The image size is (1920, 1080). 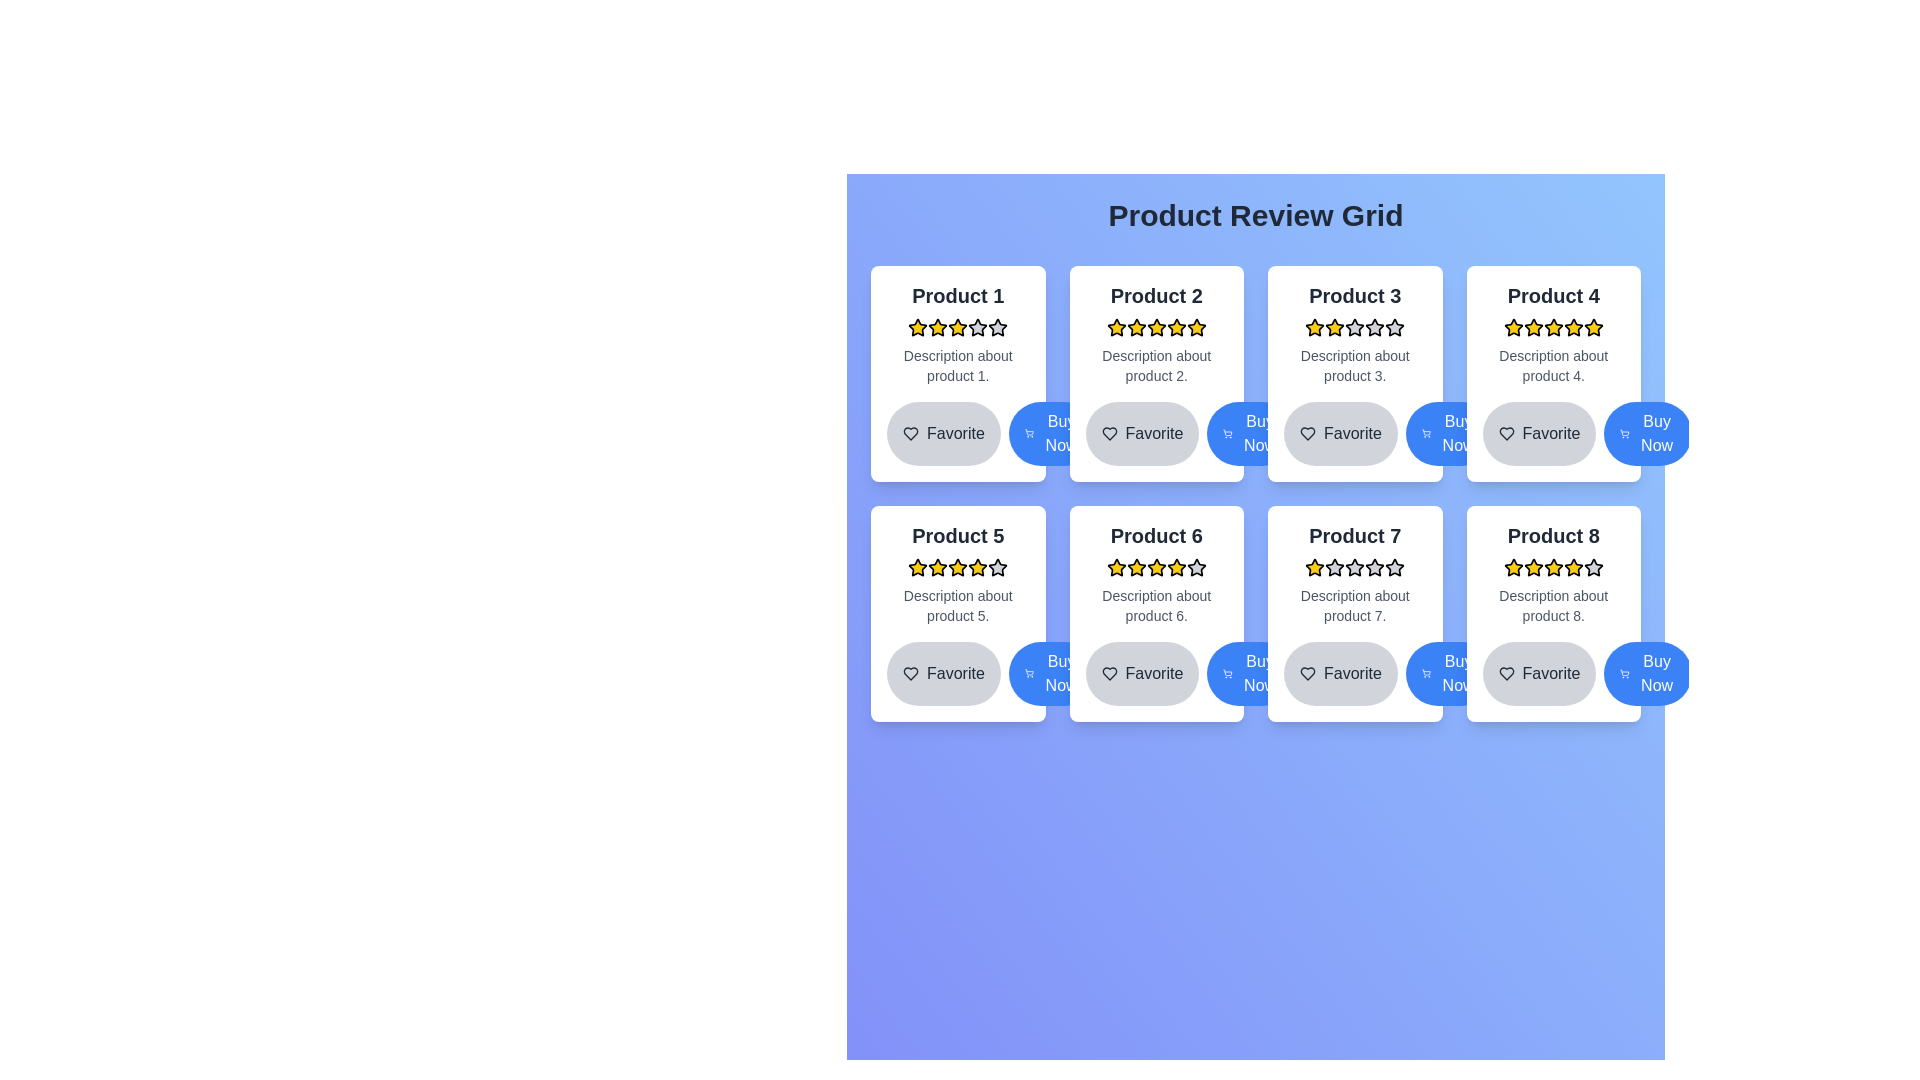 I want to click on the 'favorite' toggle button located at the bottom of 'Product 1' card to mark the item as favorite, so click(x=942, y=433).